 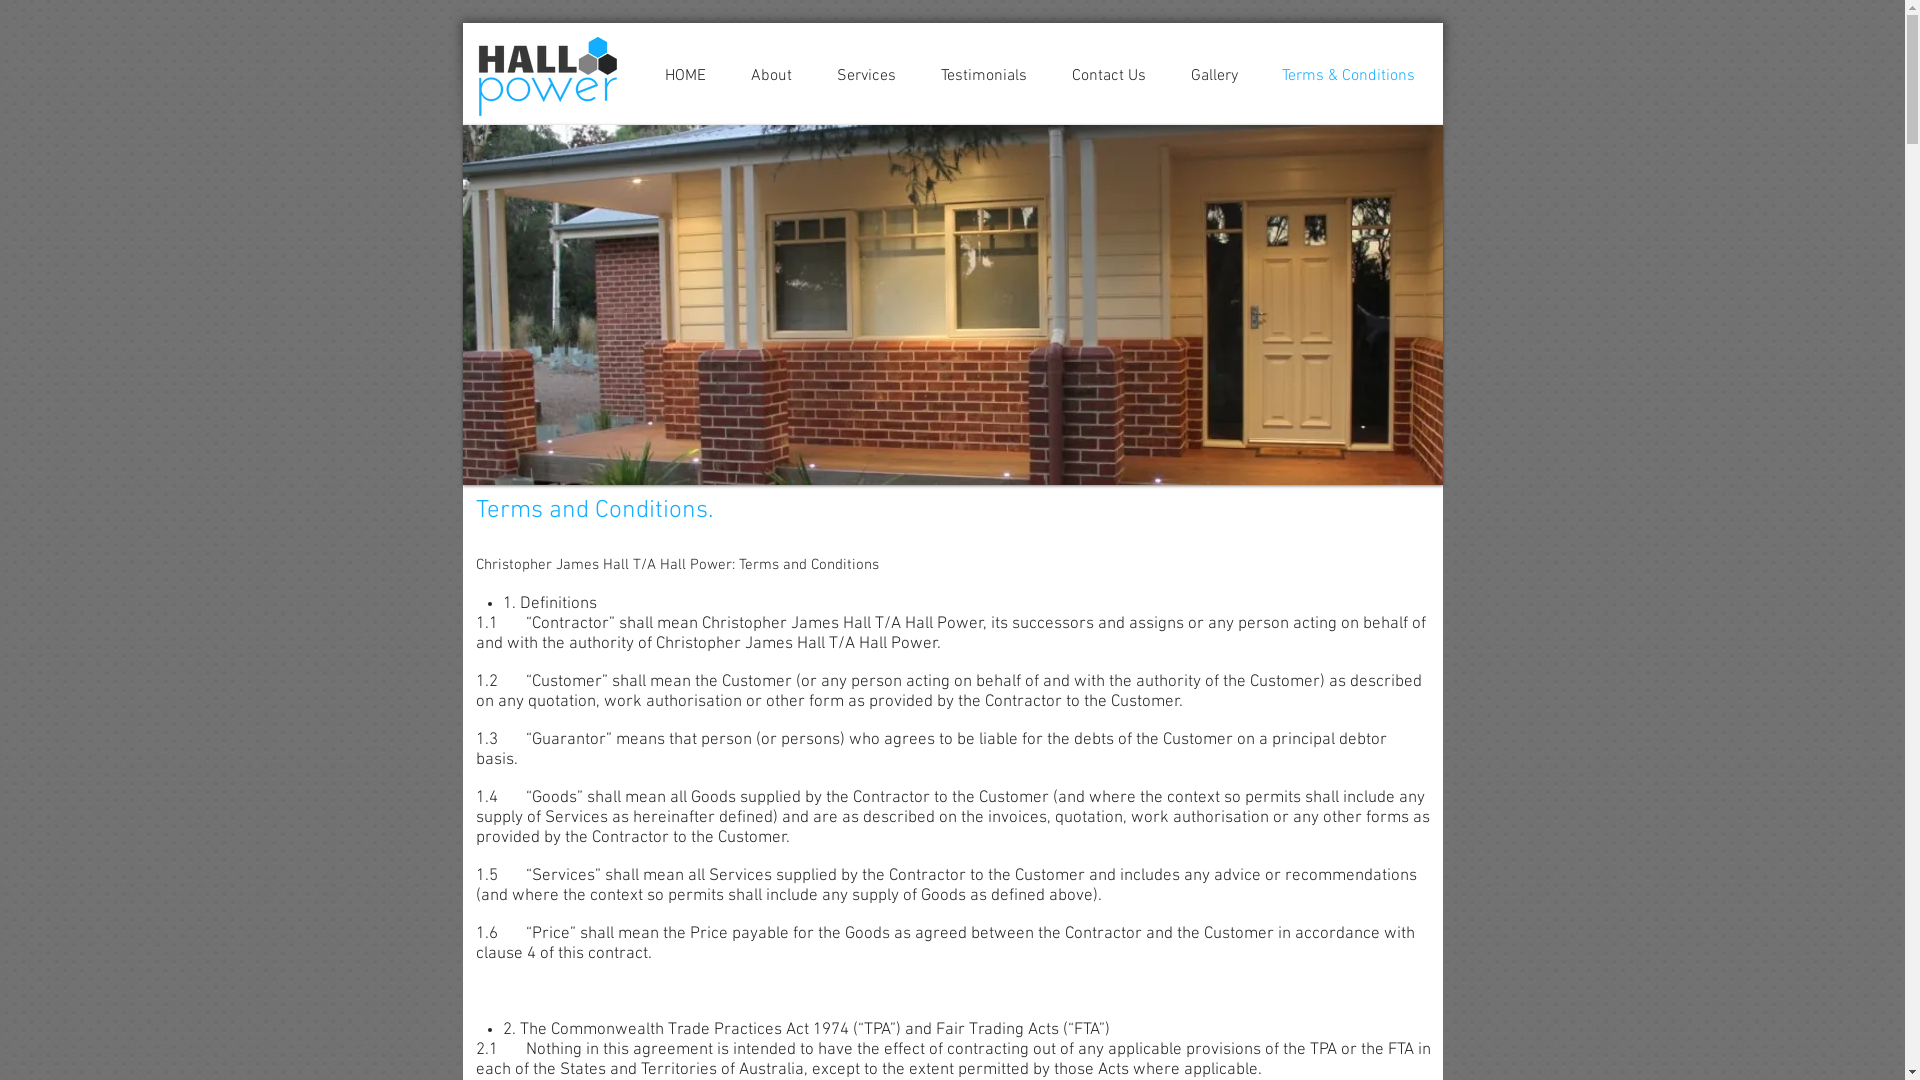 What do you see at coordinates (1049, 75) in the screenshot?
I see `'Contact Us'` at bounding box center [1049, 75].